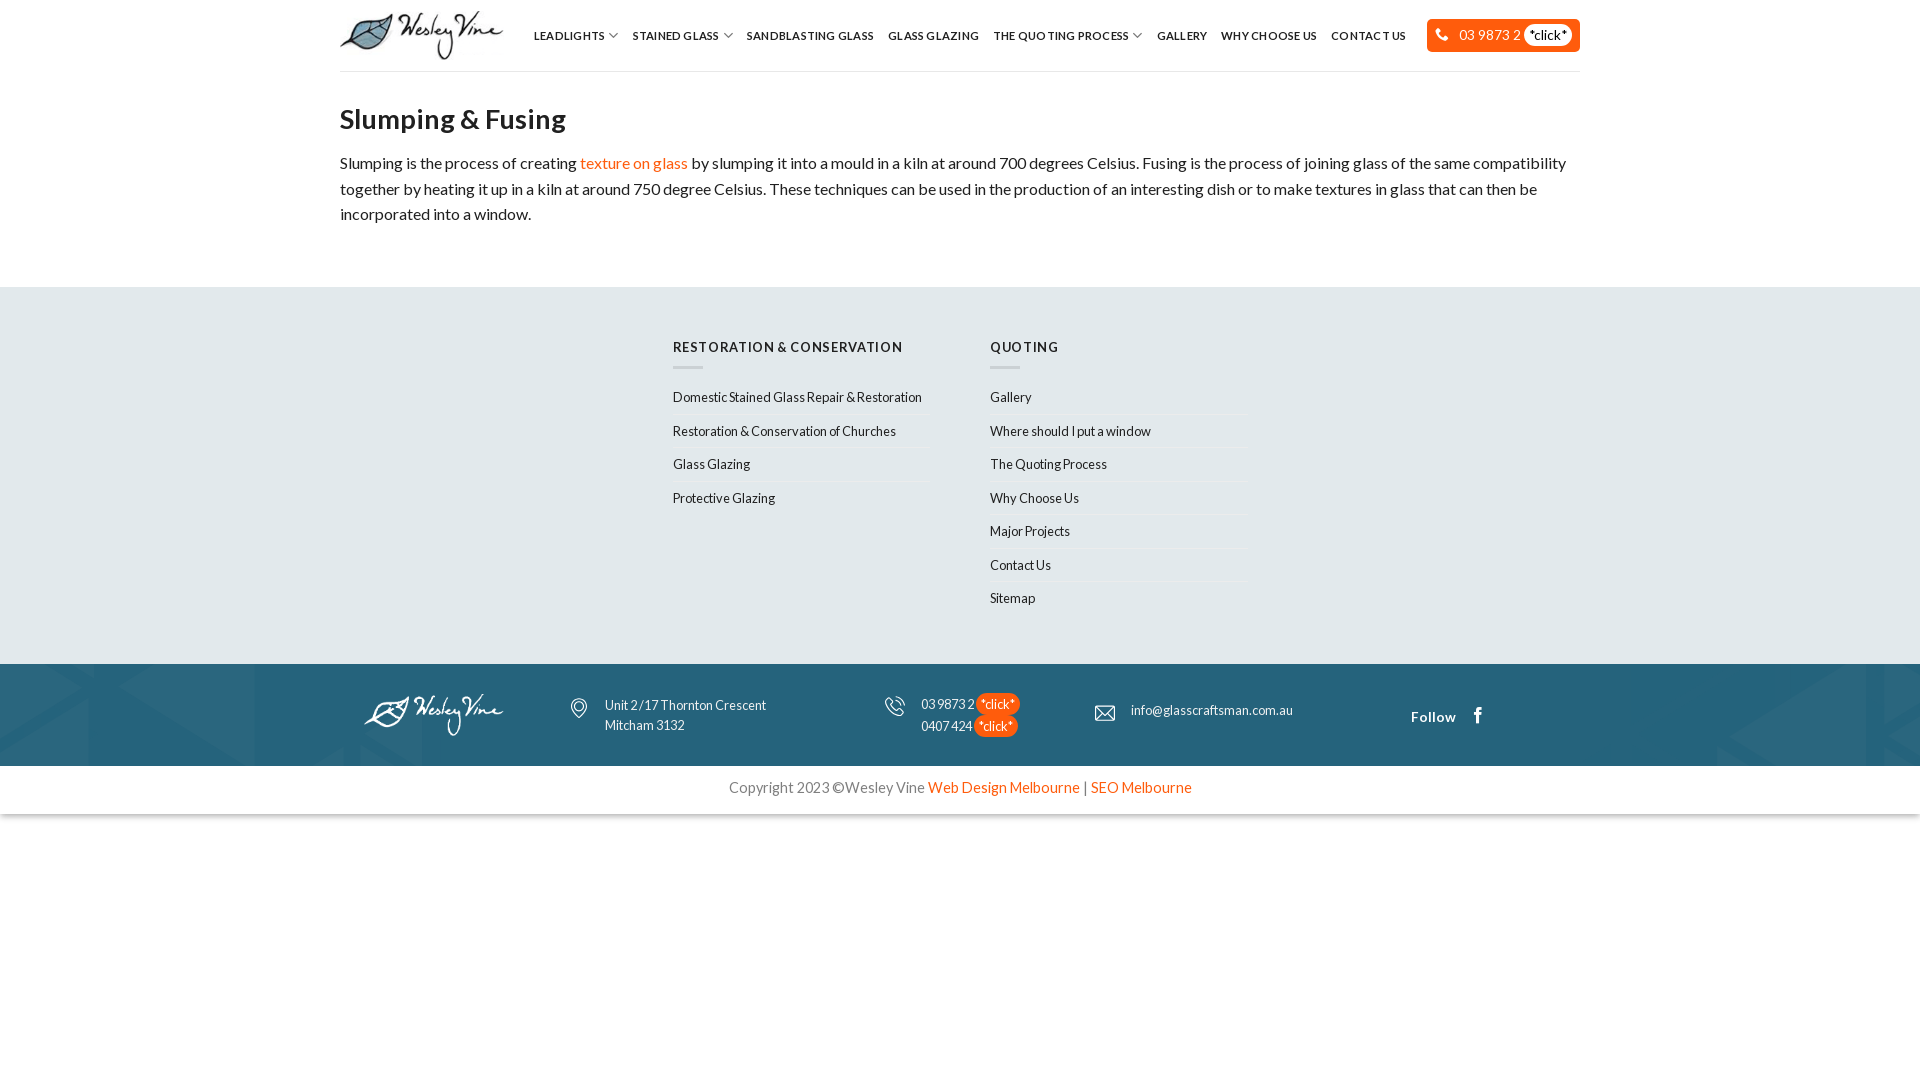 This screenshot has width=1920, height=1080. I want to click on 'GLASS GLAZING', so click(932, 35).